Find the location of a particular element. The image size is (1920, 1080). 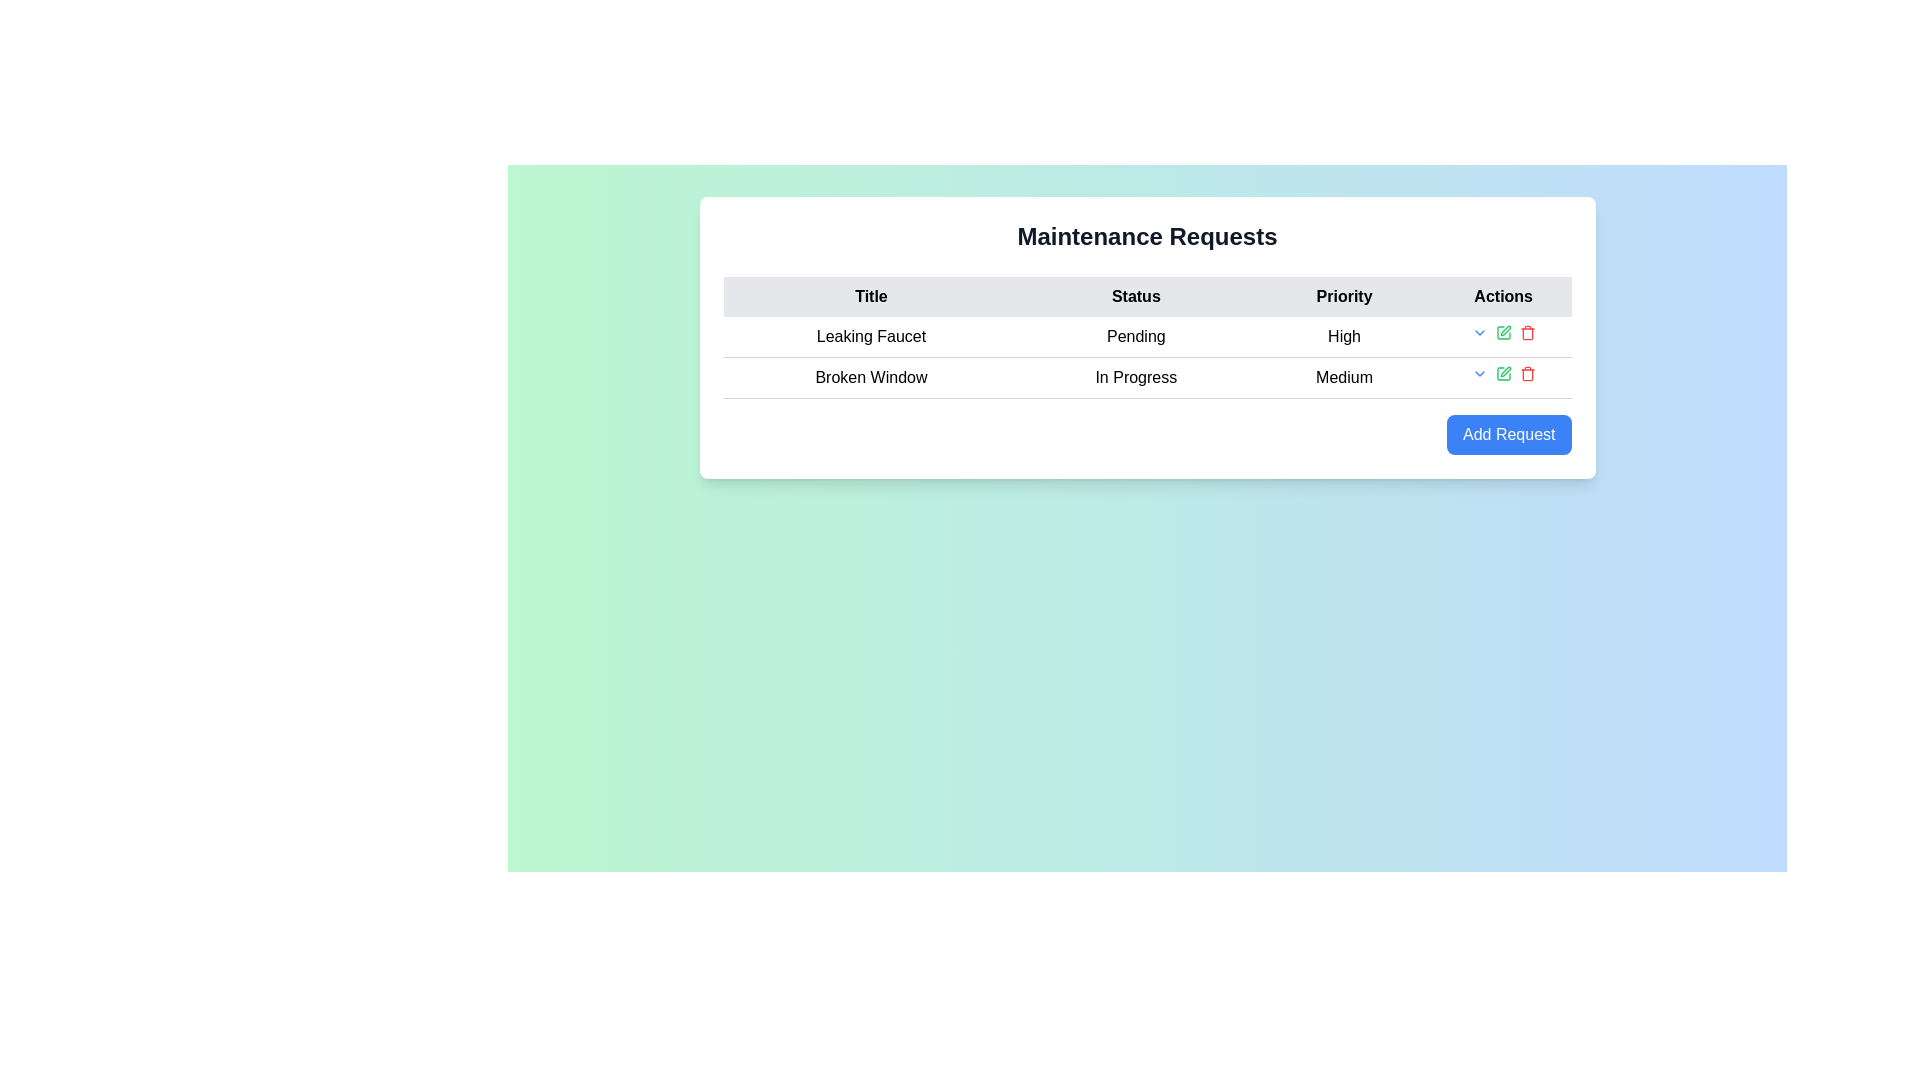

the 'Broken Window' label, which is the first cell in the 'Title' column of the second row in the table, centered in its cell with a light gray background is located at coordinates (871, 378).